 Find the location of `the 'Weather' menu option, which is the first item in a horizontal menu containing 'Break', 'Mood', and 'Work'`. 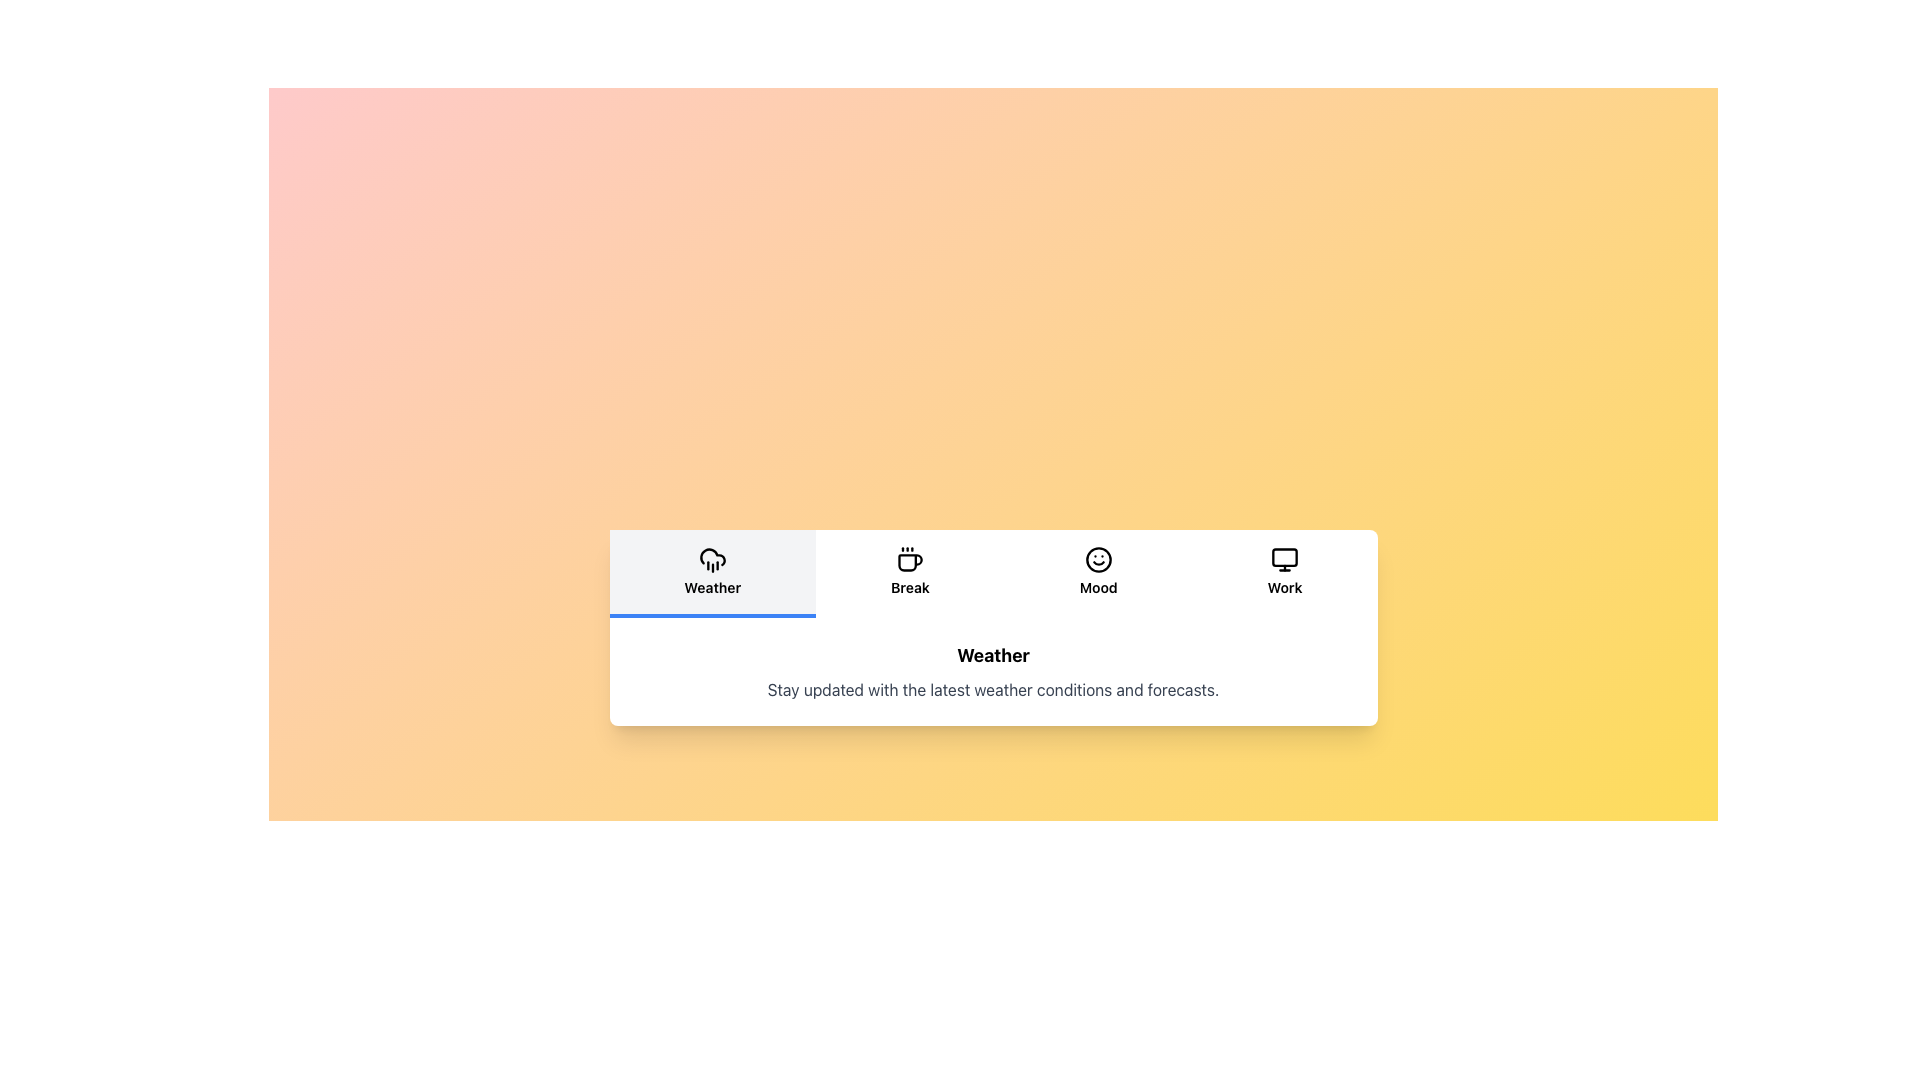

the 'Weather' menu option, which is the first item in a horizontal menu containing 'Break', 'Mood', and 'Work' is located at coordinates (712, 571).